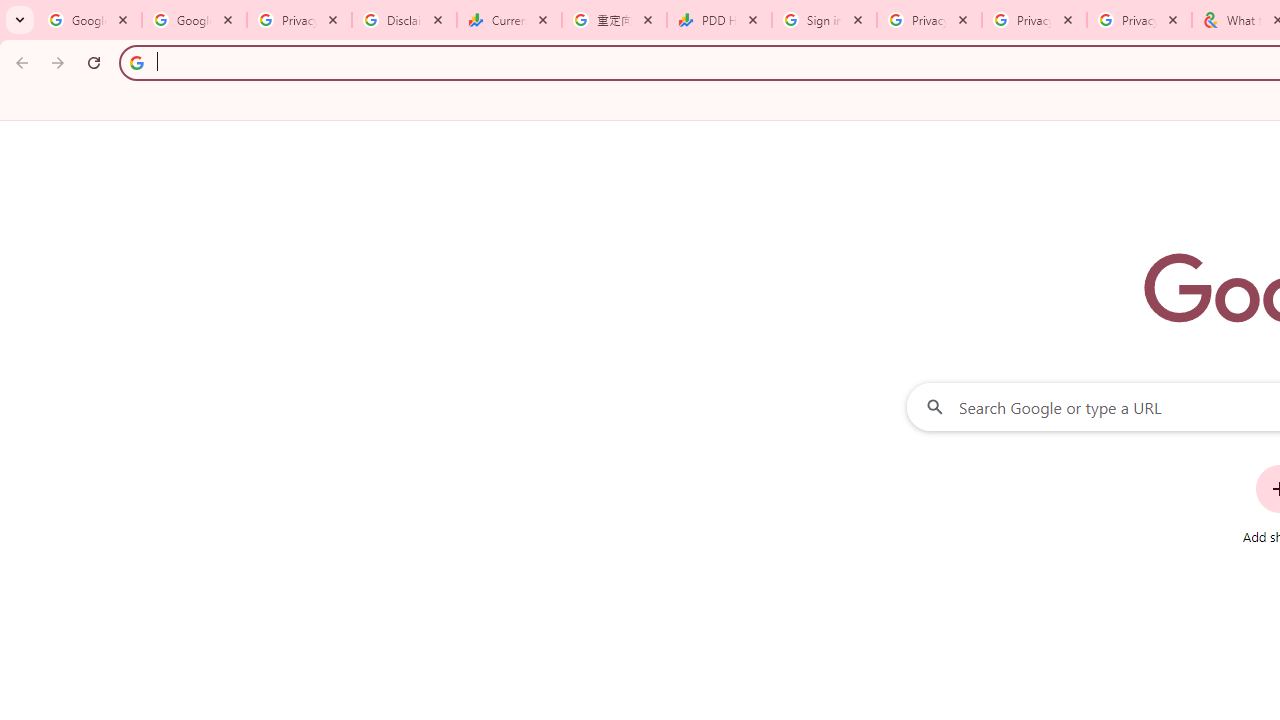 The image size is (1280, 720). Describe the element at coordinates (824, 20) in the screenshot. I see `'Sign in - Google Accounts'` at that location.